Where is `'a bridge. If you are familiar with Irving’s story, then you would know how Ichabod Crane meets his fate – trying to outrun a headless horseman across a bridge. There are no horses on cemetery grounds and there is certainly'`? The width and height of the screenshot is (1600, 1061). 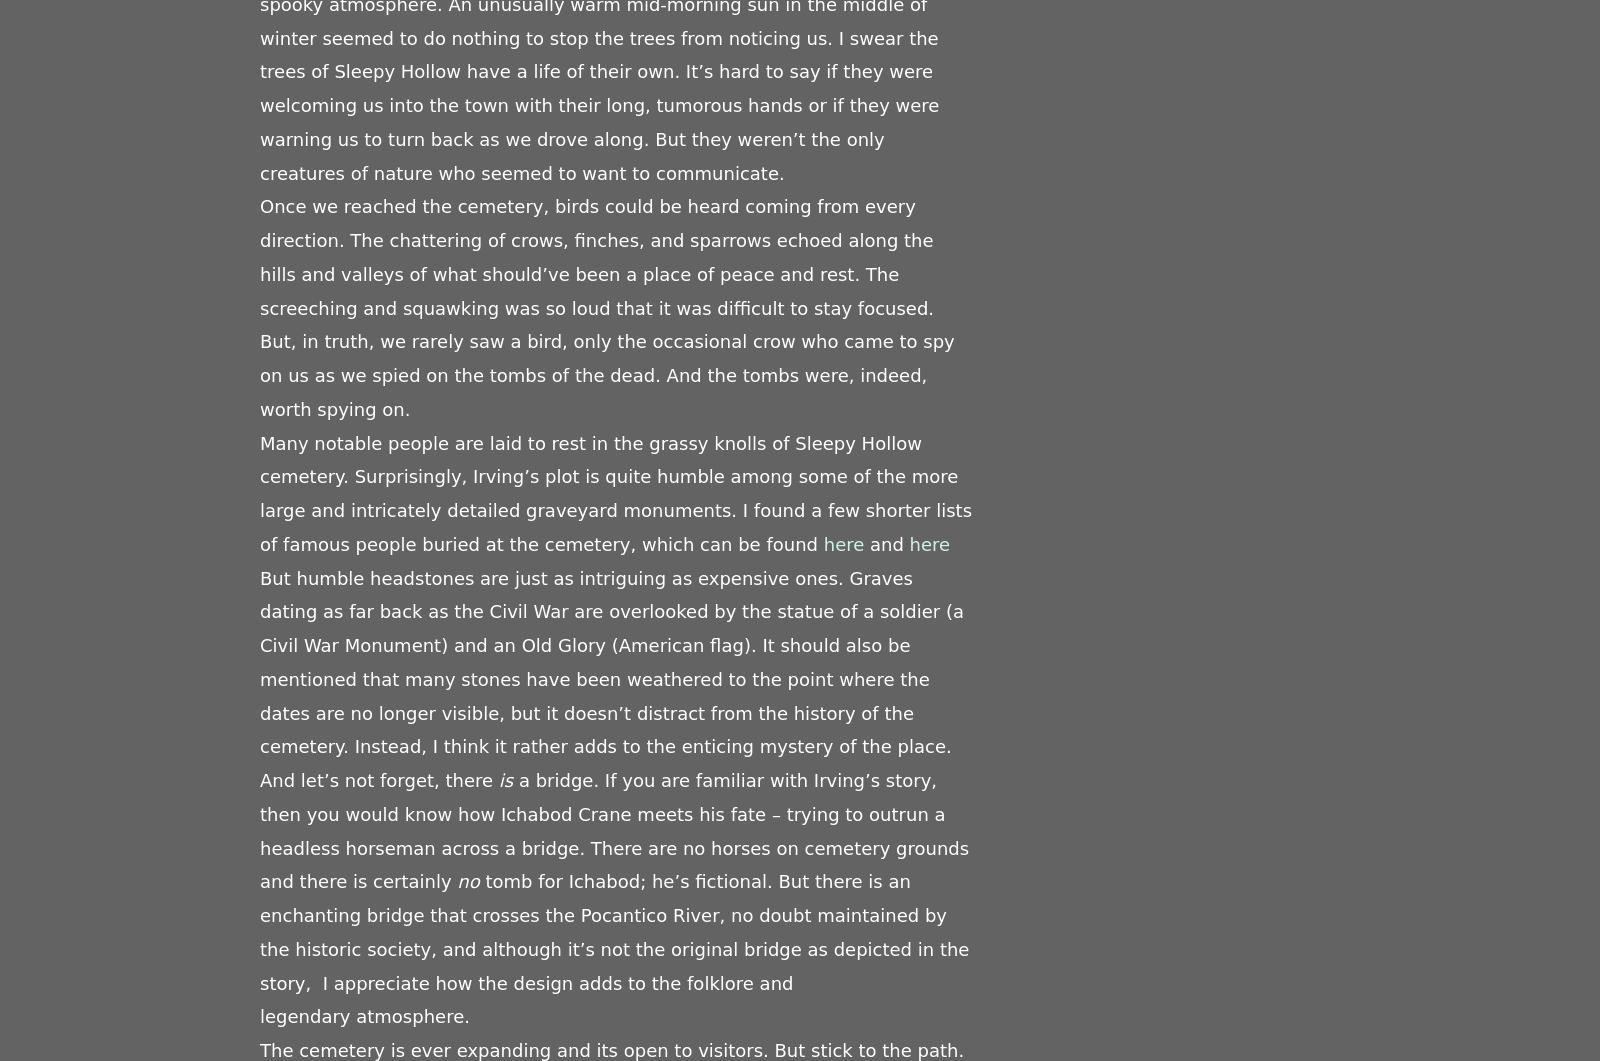
'a bridge. If you are familiar with Irving’s story, then you would know how Ichabod Crane meets his fate – trying to outrun a headless horseman across a bridge. There are no horses on cemetery grounds and there is certainly' is located at coordinates (614, 830).